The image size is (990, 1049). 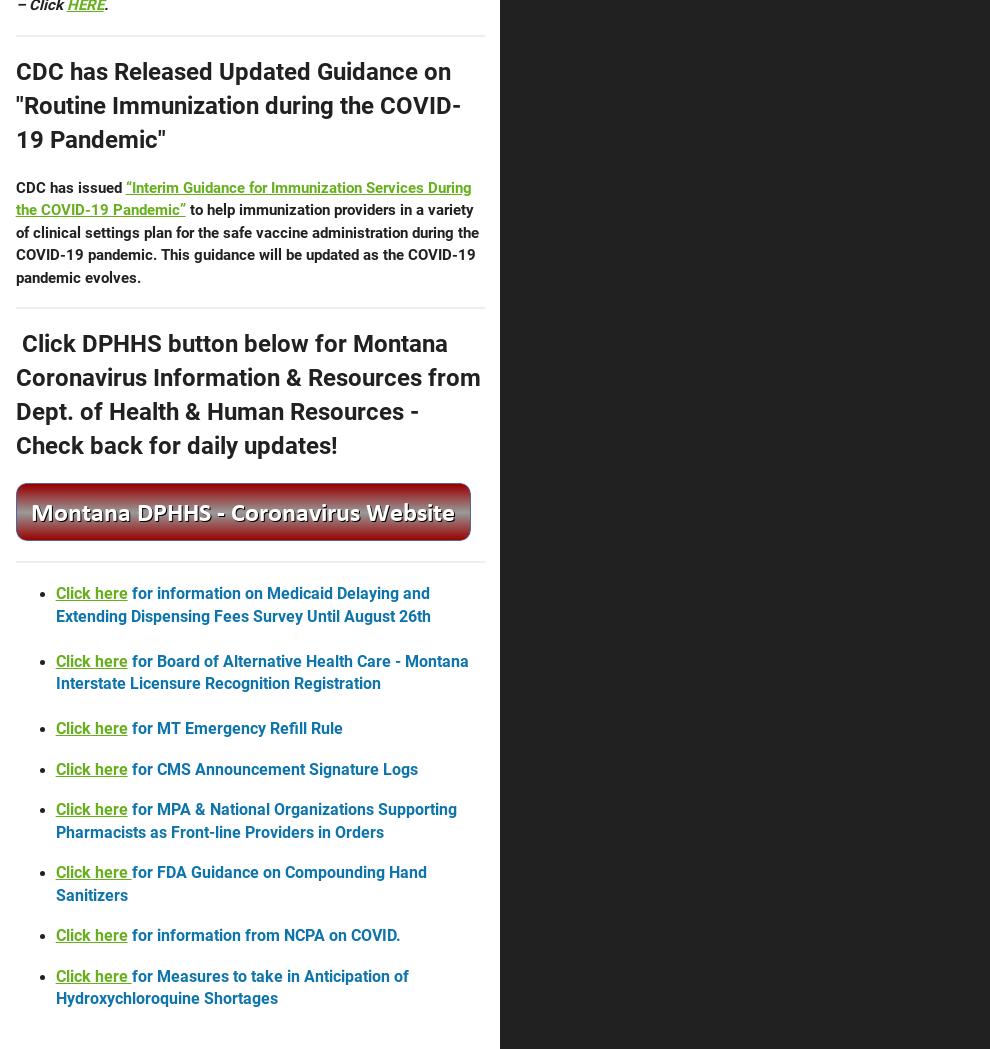 What do you see at coordinates (233, 727) in the screenshot?
I see `'for MT Emergency Refill Rule'` at bounding box center [233, 727].